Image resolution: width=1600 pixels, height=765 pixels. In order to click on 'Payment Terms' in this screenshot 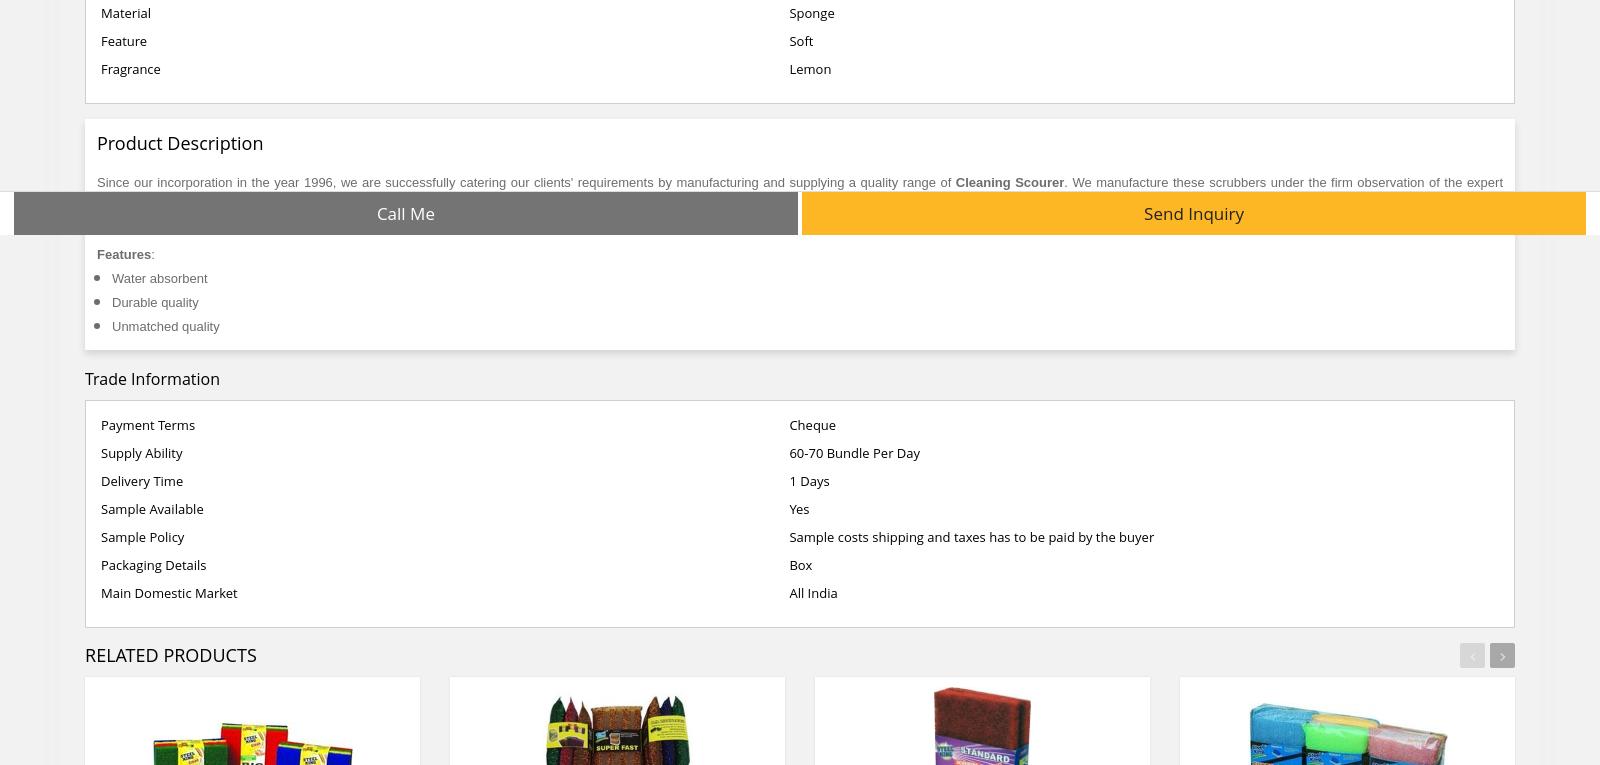, I will do `click(147, 425)`.